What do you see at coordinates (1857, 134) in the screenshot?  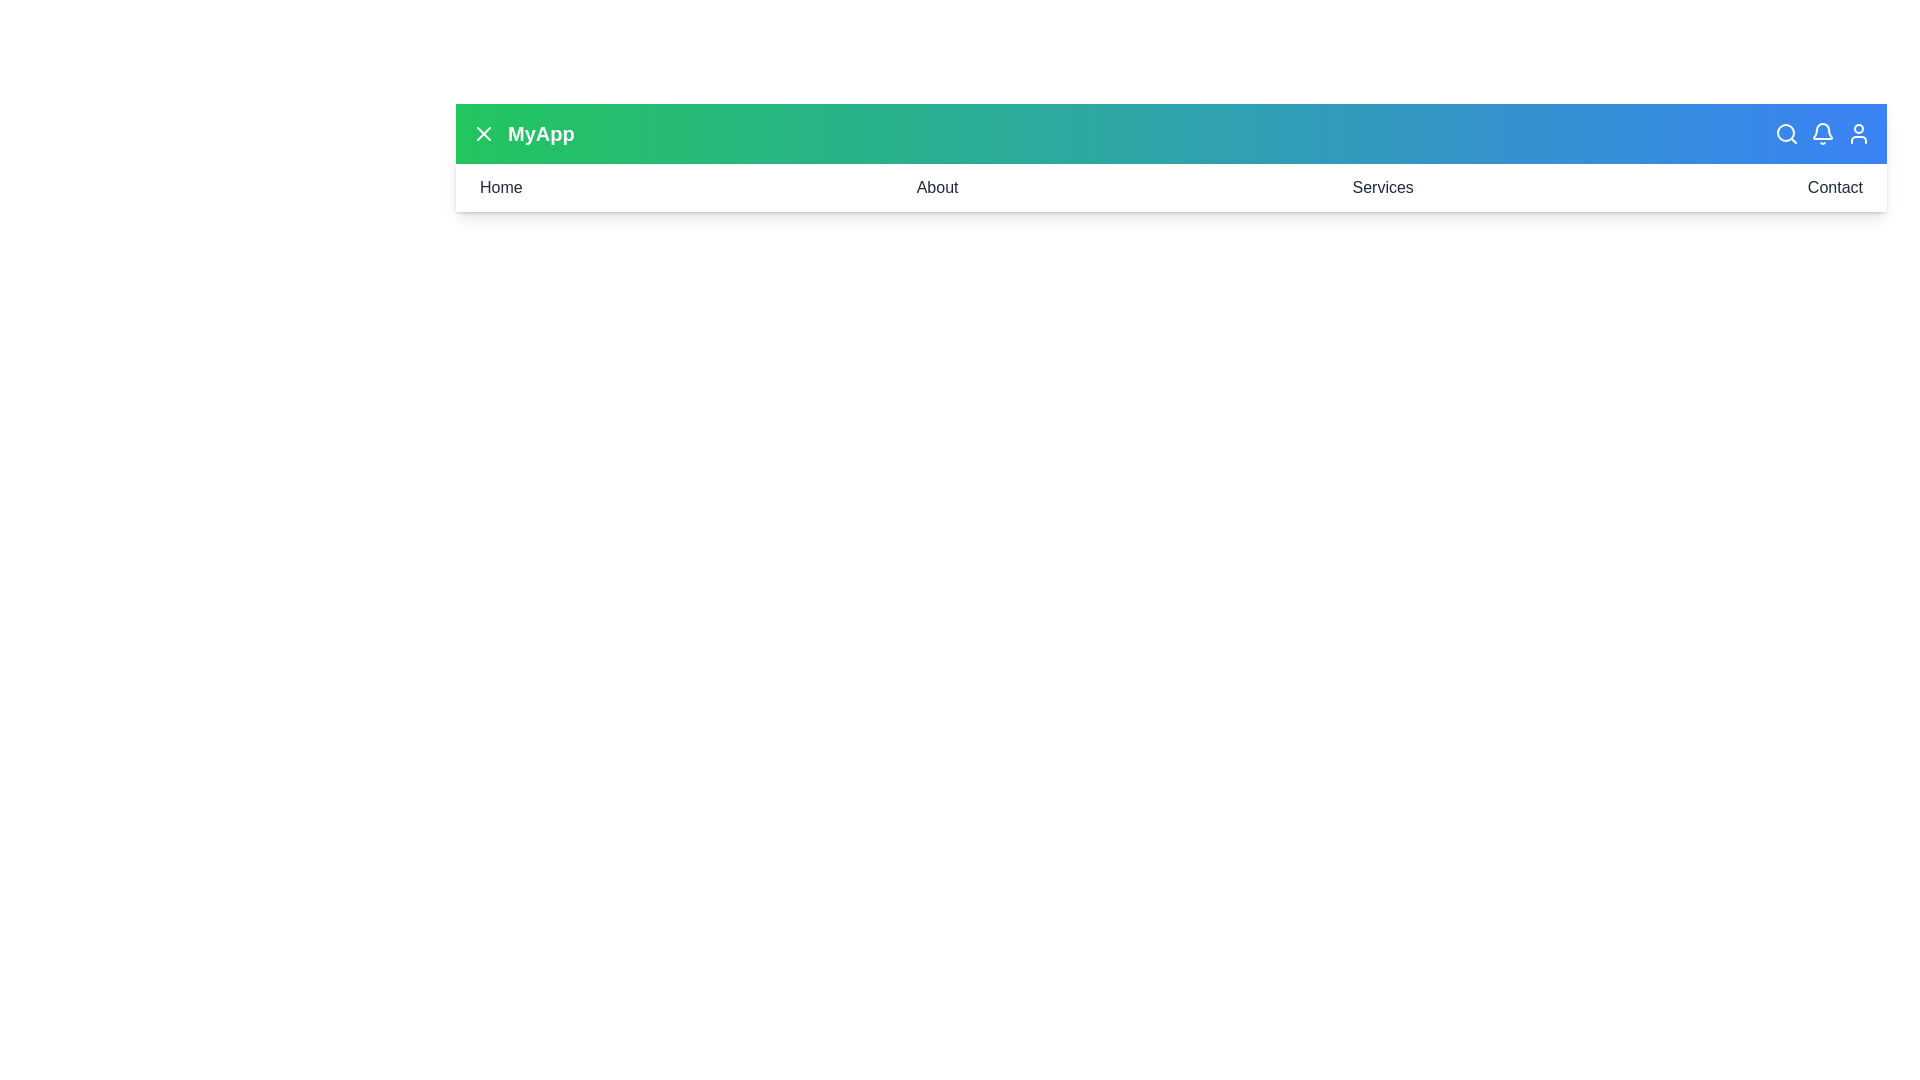 I see `the user_profile button in the header` at bounding box center [1857, 134].